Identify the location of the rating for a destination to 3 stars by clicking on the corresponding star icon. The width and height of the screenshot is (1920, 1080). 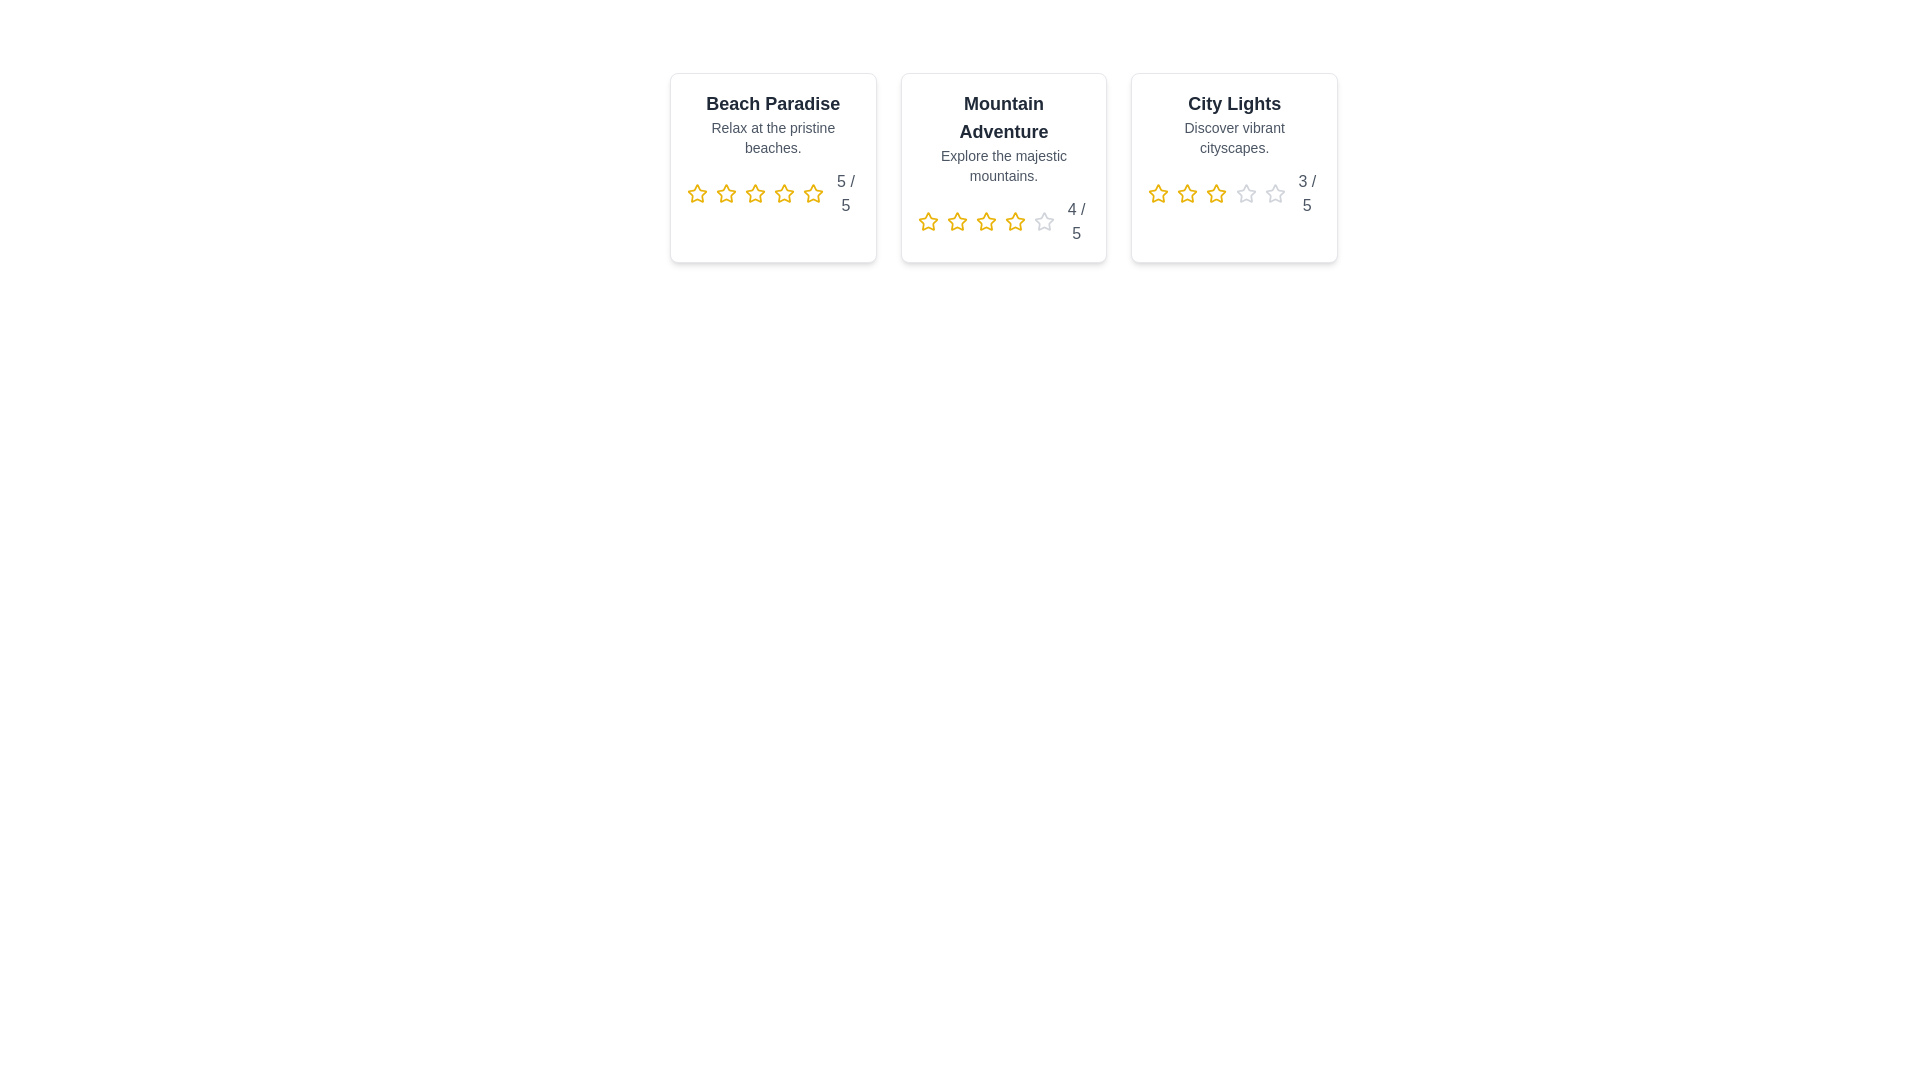
(754, 193).